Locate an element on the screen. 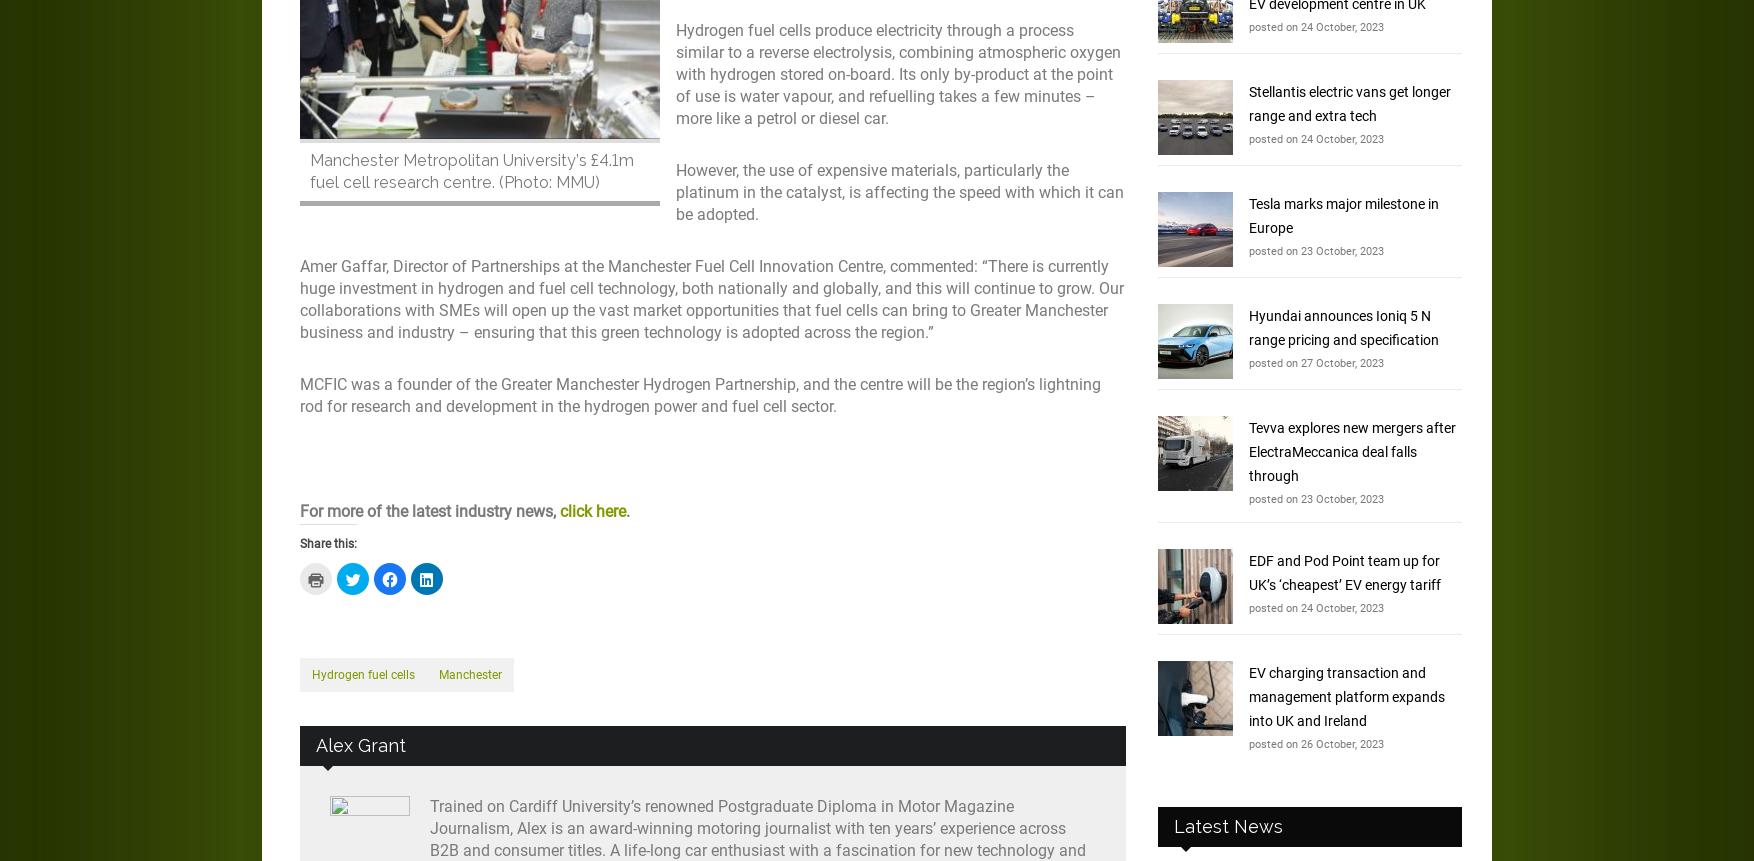 The height and width of the screenshot is (861, 1754). 'Tevva explores new mergers after ElectraMeccanica deal falls through' is located at coordinates (1247, 449).